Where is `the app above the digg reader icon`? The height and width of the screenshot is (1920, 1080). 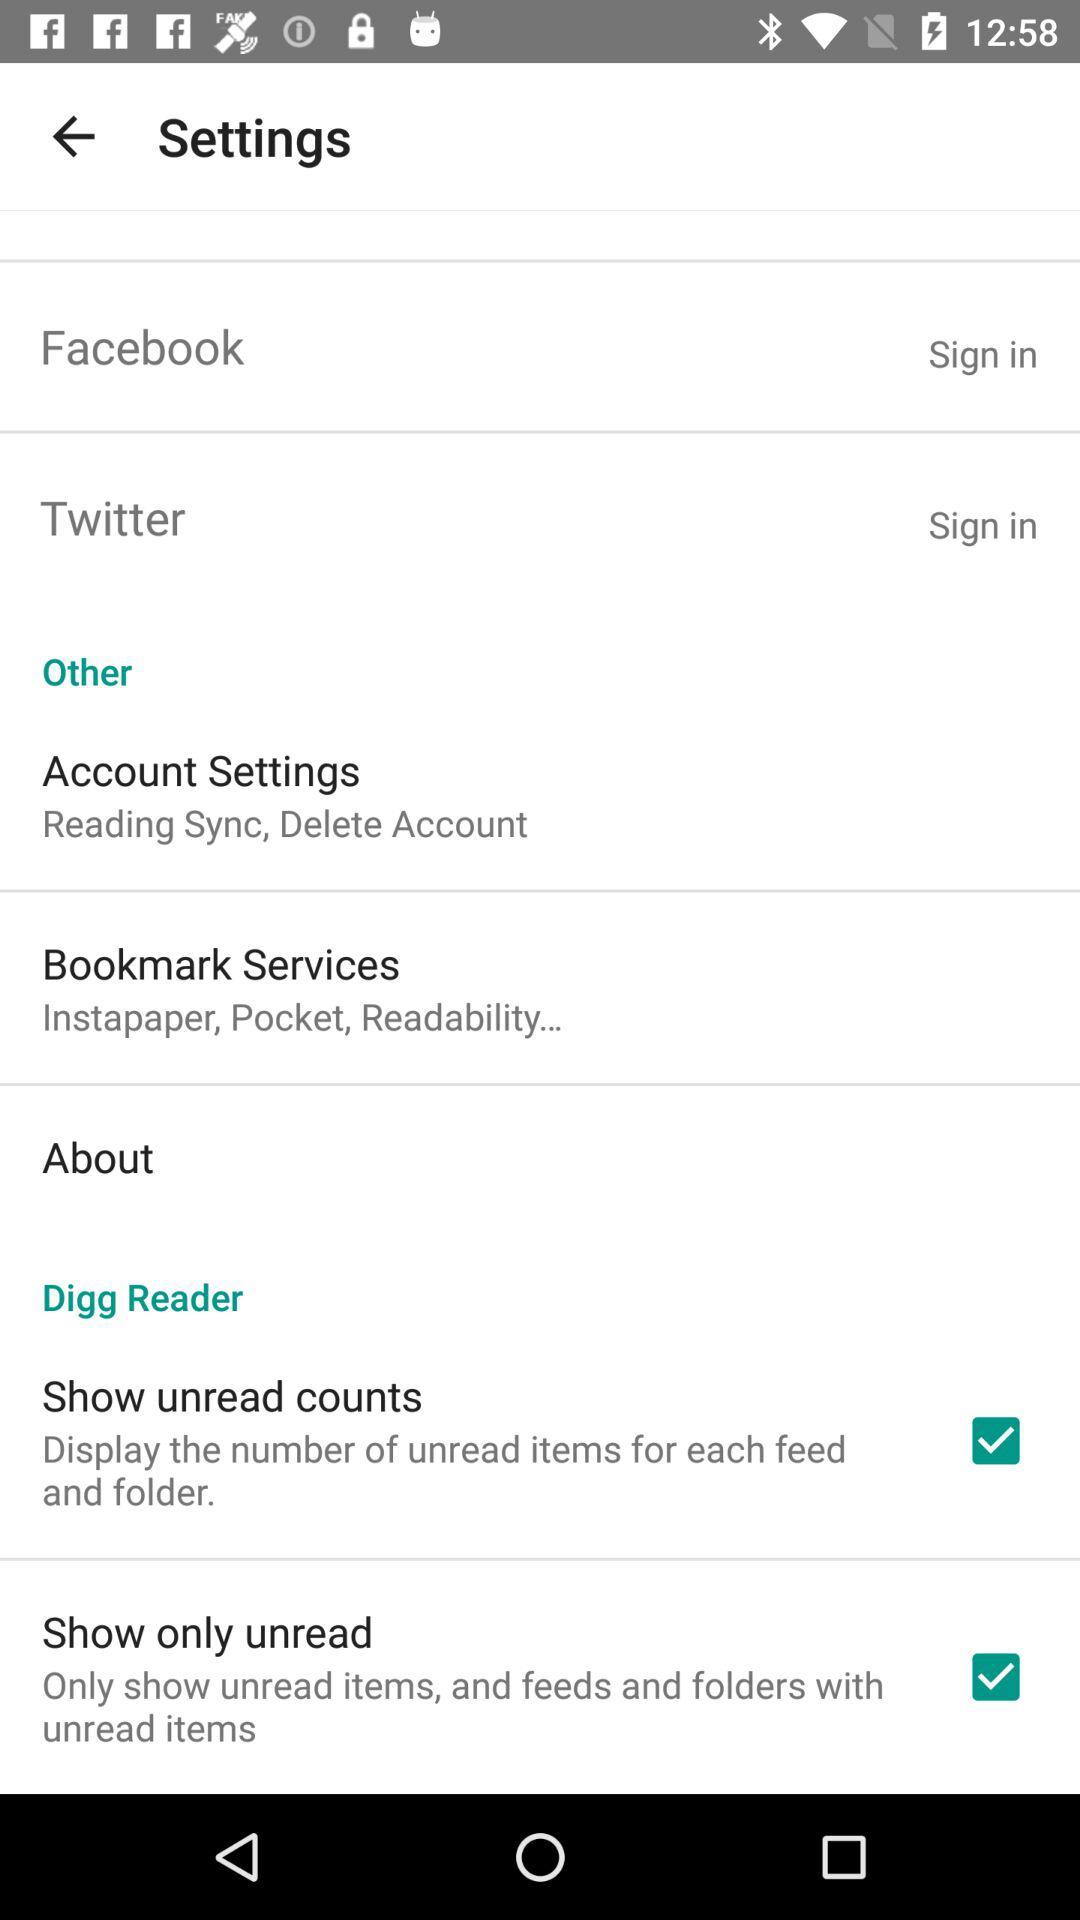
the app above the digg reader icon is located at coordinates (97, 1156).